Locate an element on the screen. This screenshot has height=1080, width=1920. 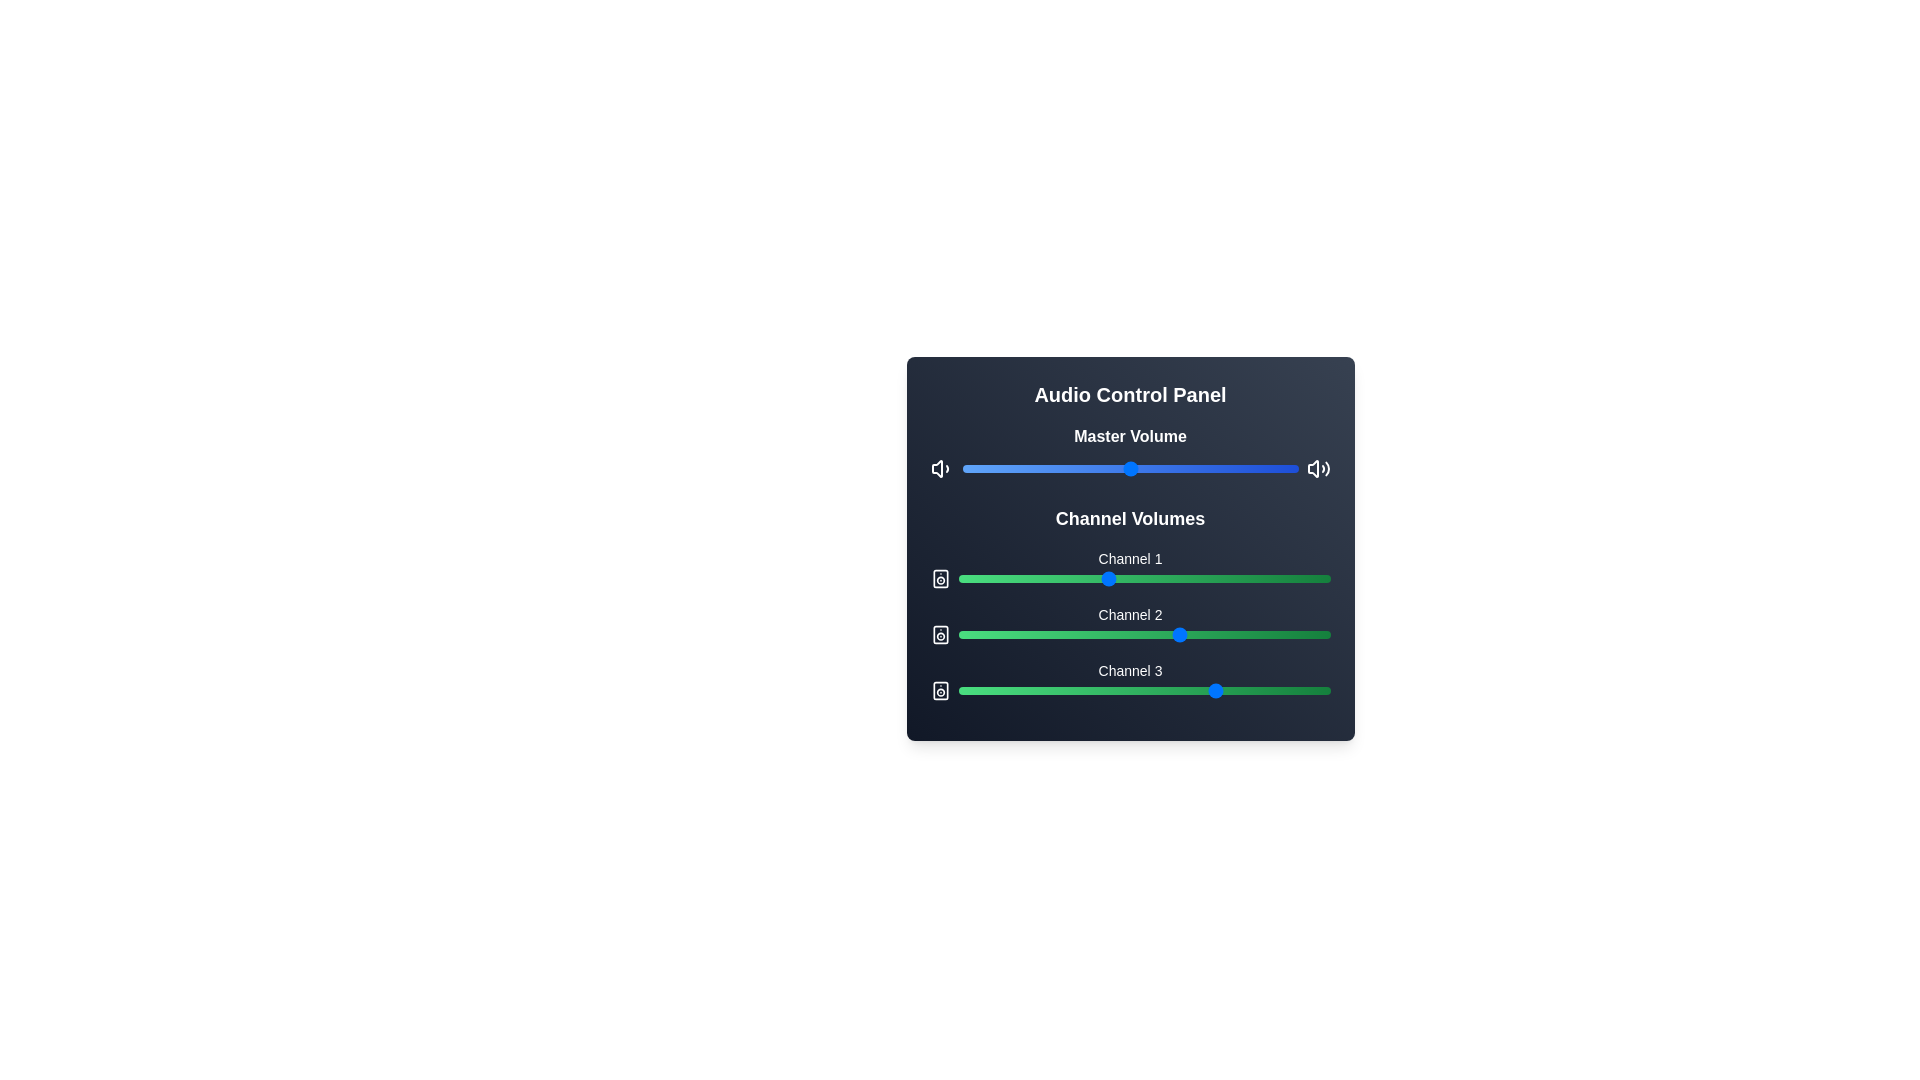
the 'Channel 1' volume is located at coordinates (1166, 578).